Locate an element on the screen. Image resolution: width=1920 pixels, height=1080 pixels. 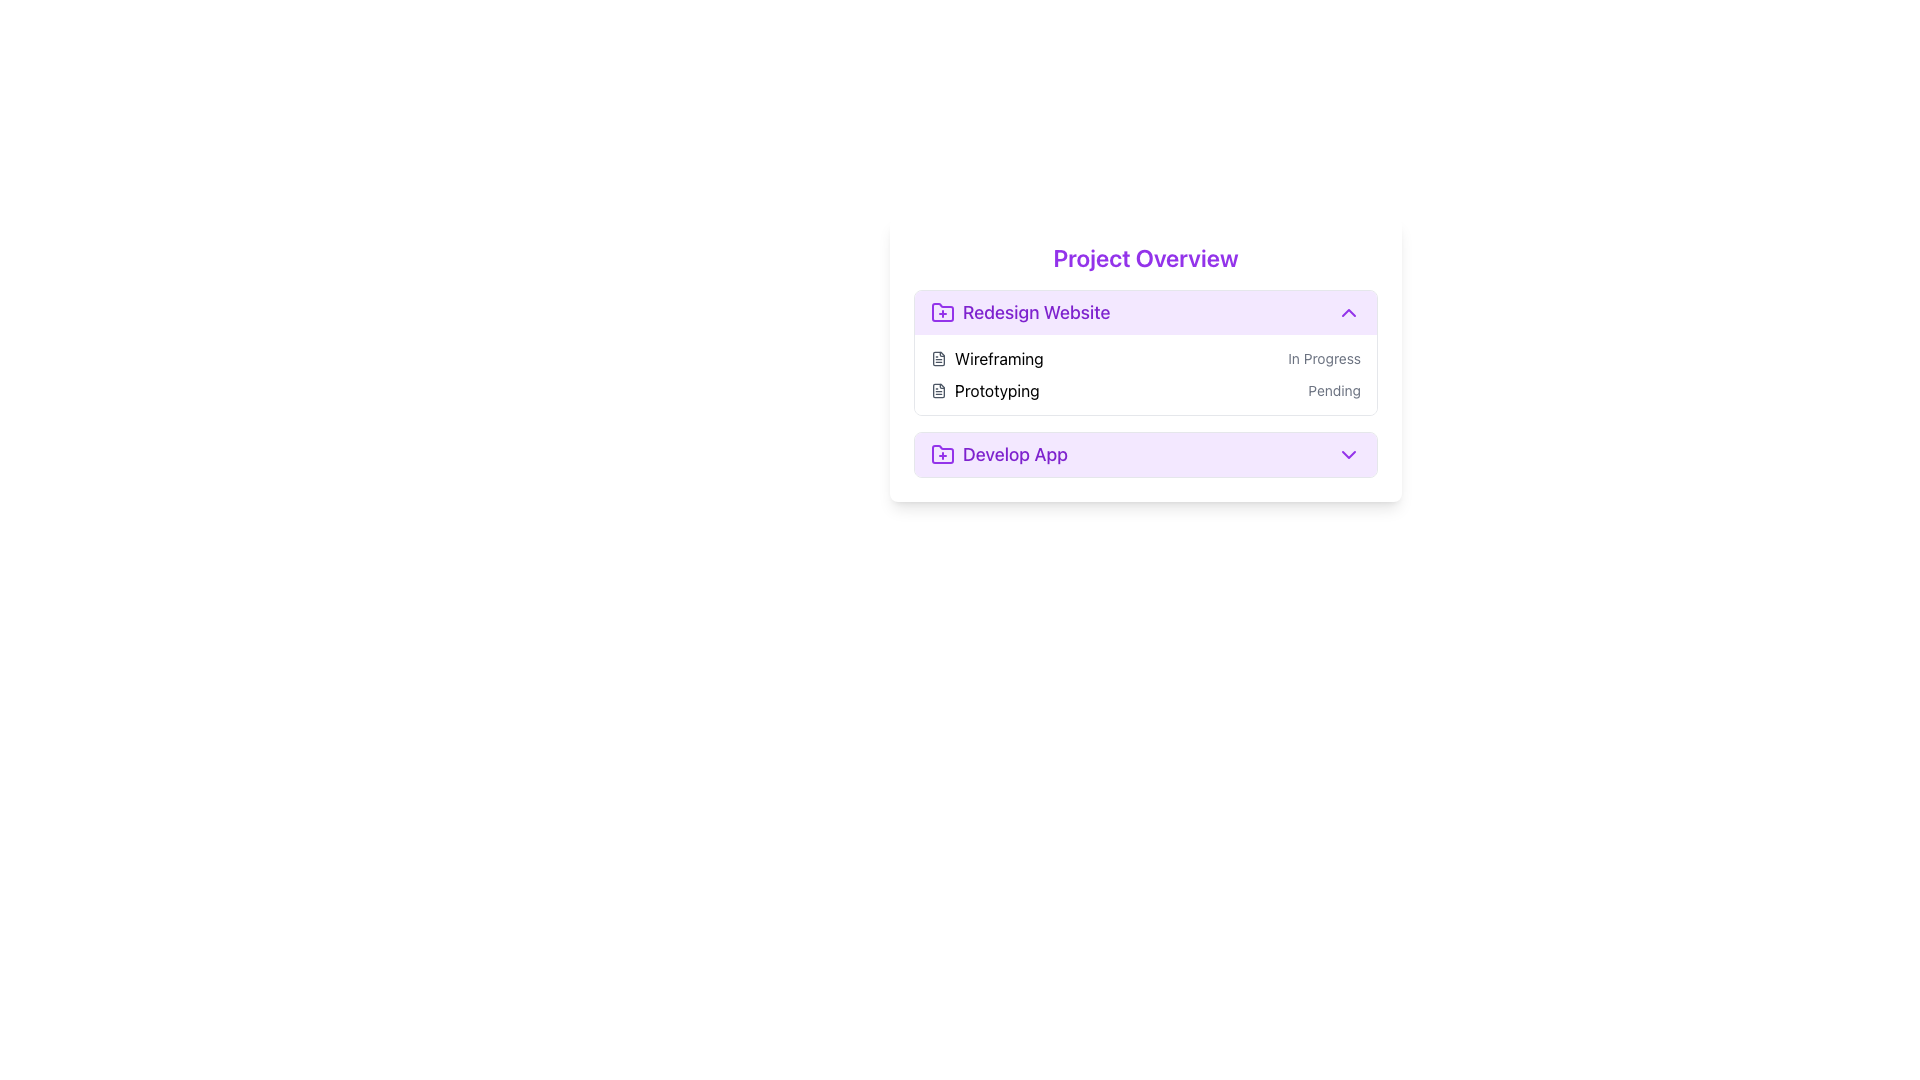
the purple folder-shaped icon with a plus sign located to the left of the 'Develop App' label in the 'Project Overview' section is located at coordinates (941, 455).